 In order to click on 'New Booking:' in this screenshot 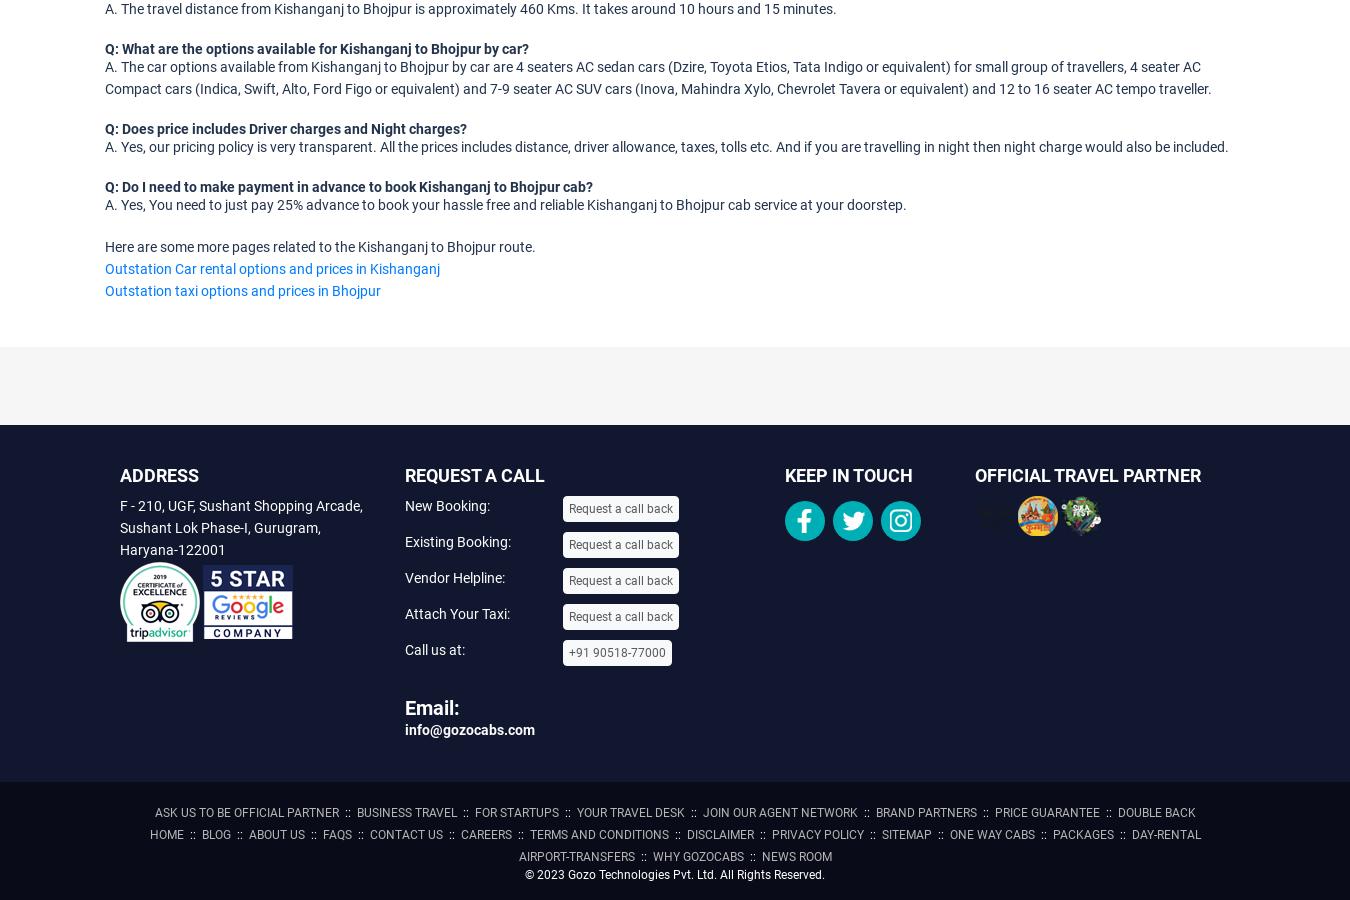, I will do `click(447, 504)`.